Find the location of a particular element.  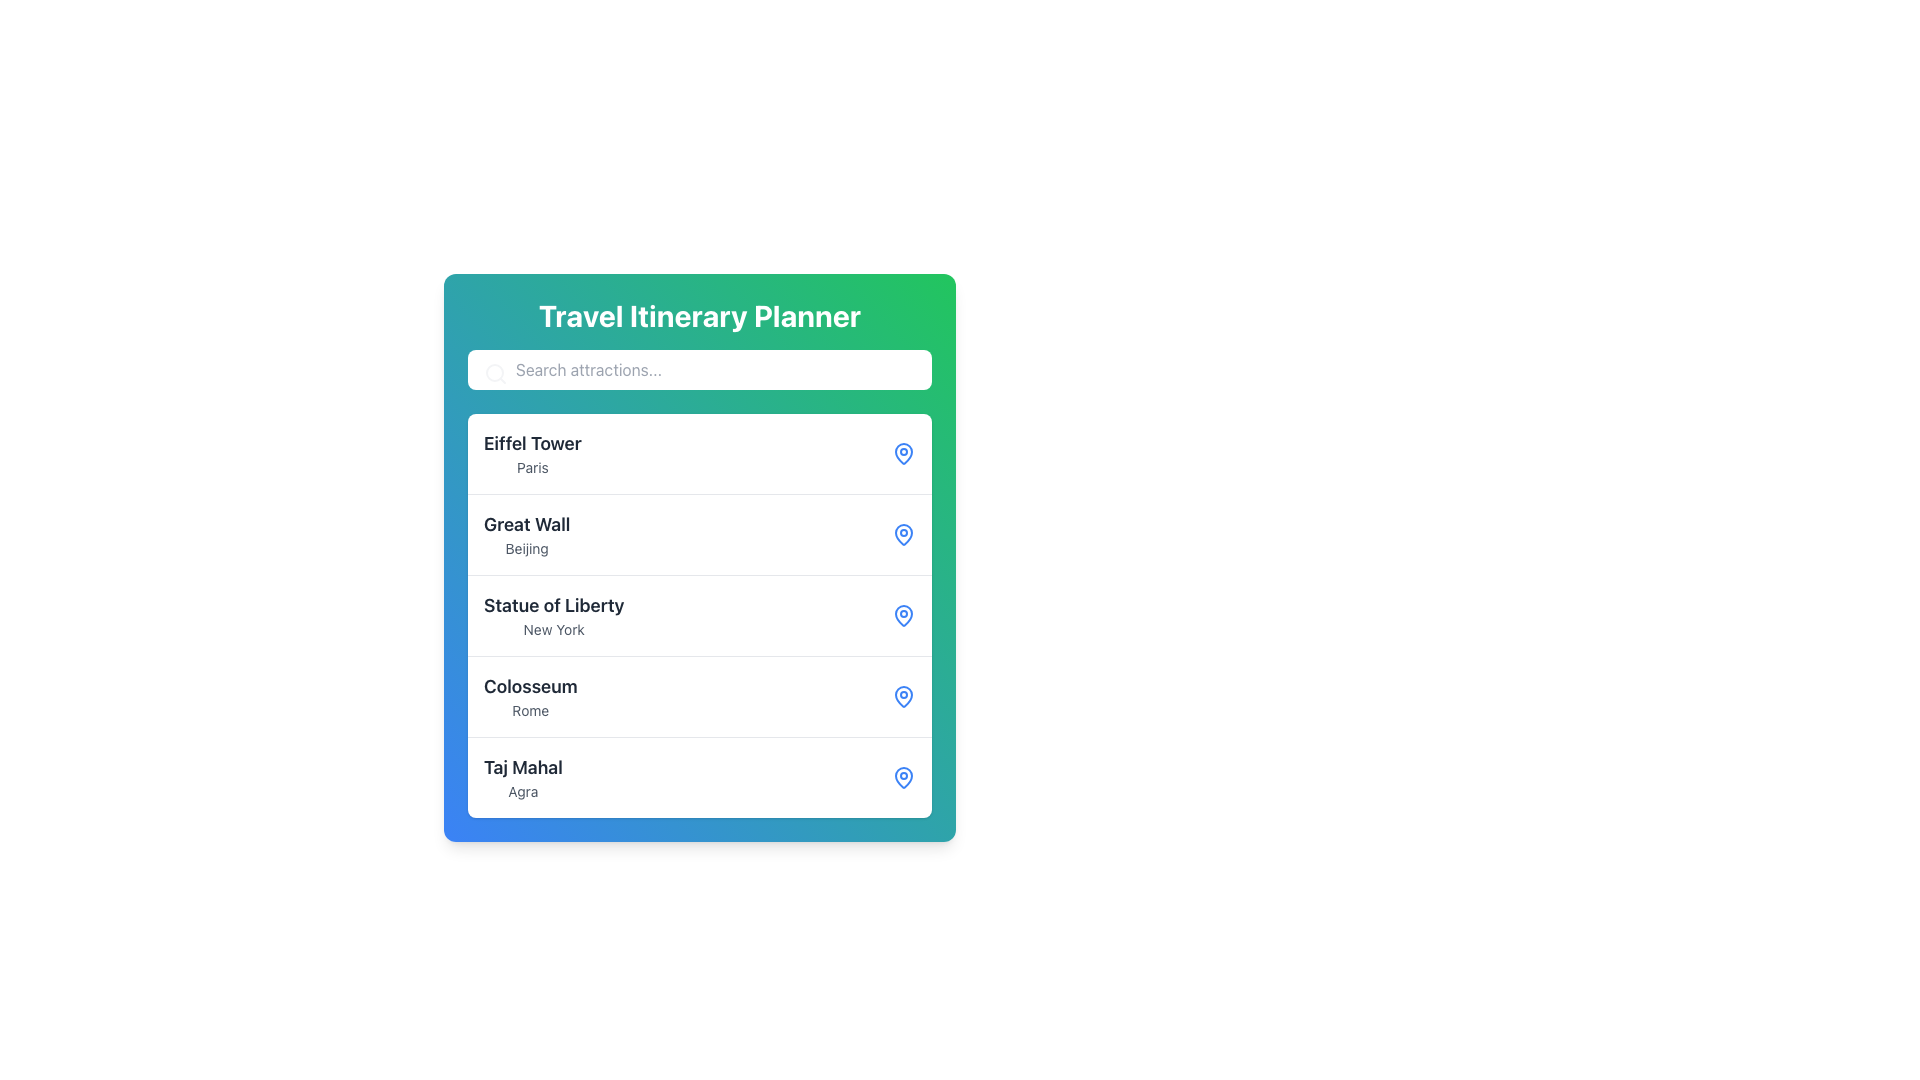

the text label that displays 'Great Wall', which is styled prominently and located directly above the smaller text 'Beijing' is located at coordinates (527, 523).